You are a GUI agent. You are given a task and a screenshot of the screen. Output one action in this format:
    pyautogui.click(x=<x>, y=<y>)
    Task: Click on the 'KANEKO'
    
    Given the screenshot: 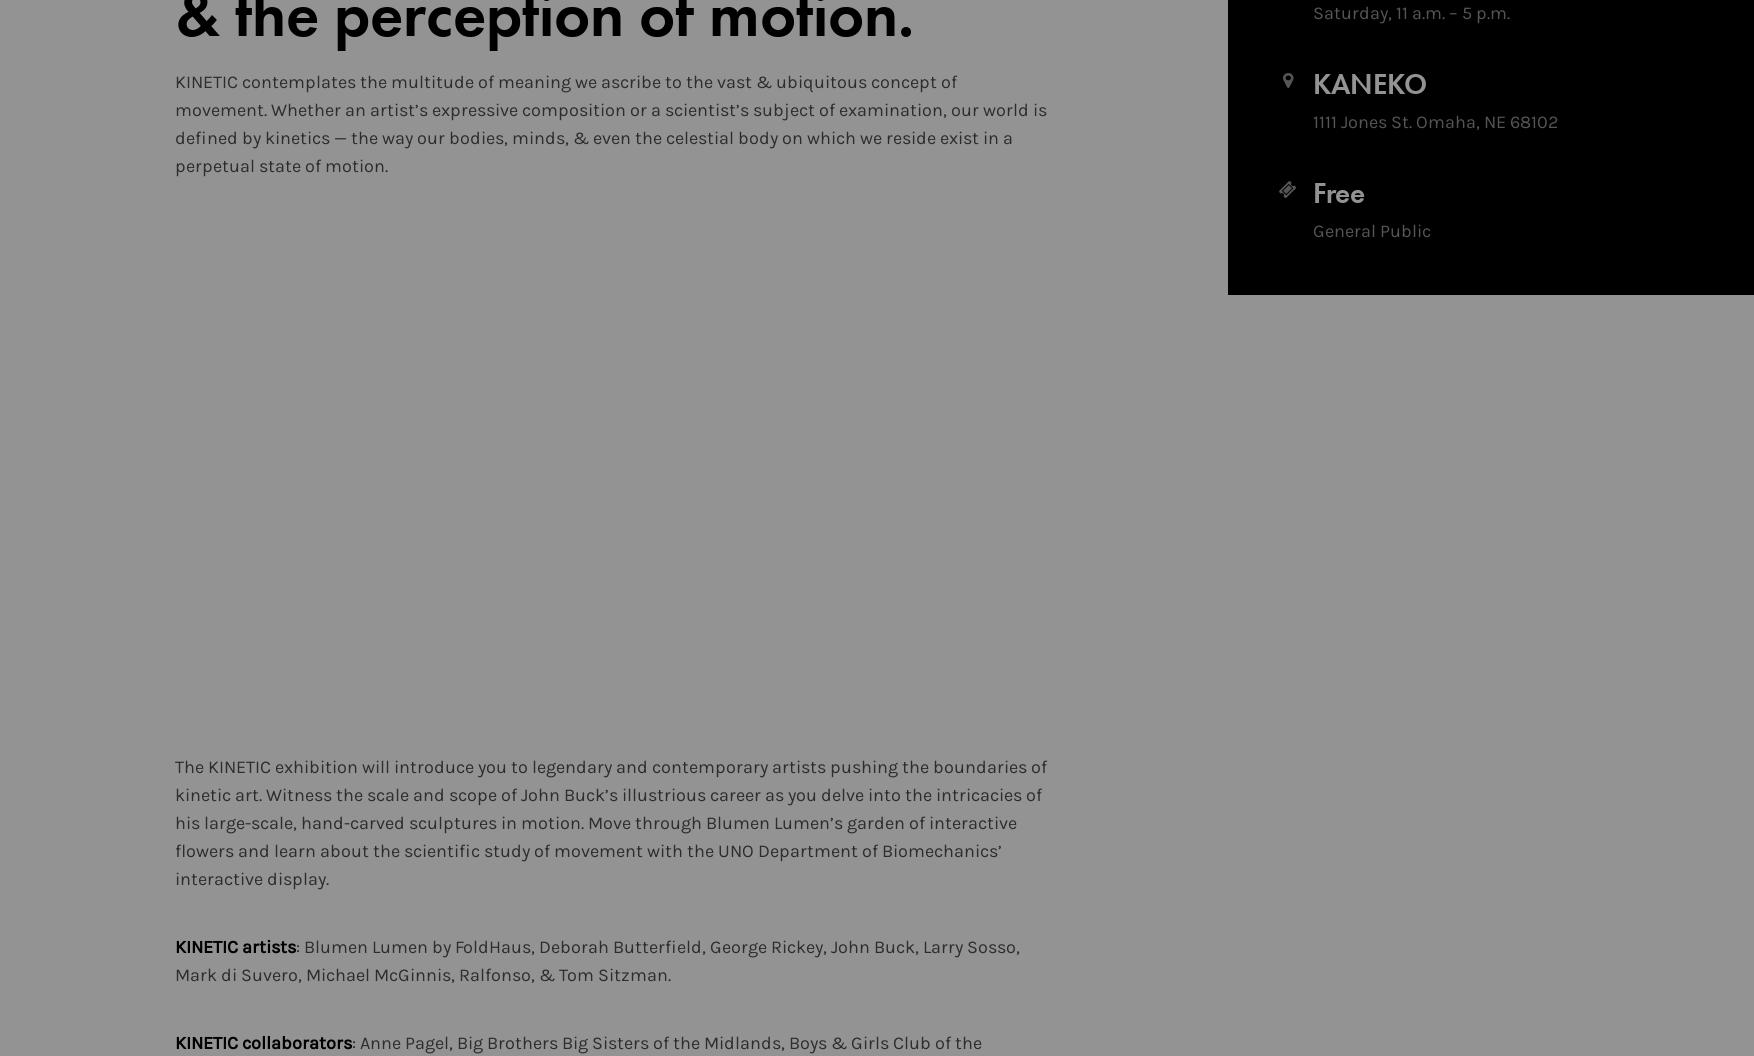 What is the action you would take?
    pyautogui.click(x=1367, y=83)
    